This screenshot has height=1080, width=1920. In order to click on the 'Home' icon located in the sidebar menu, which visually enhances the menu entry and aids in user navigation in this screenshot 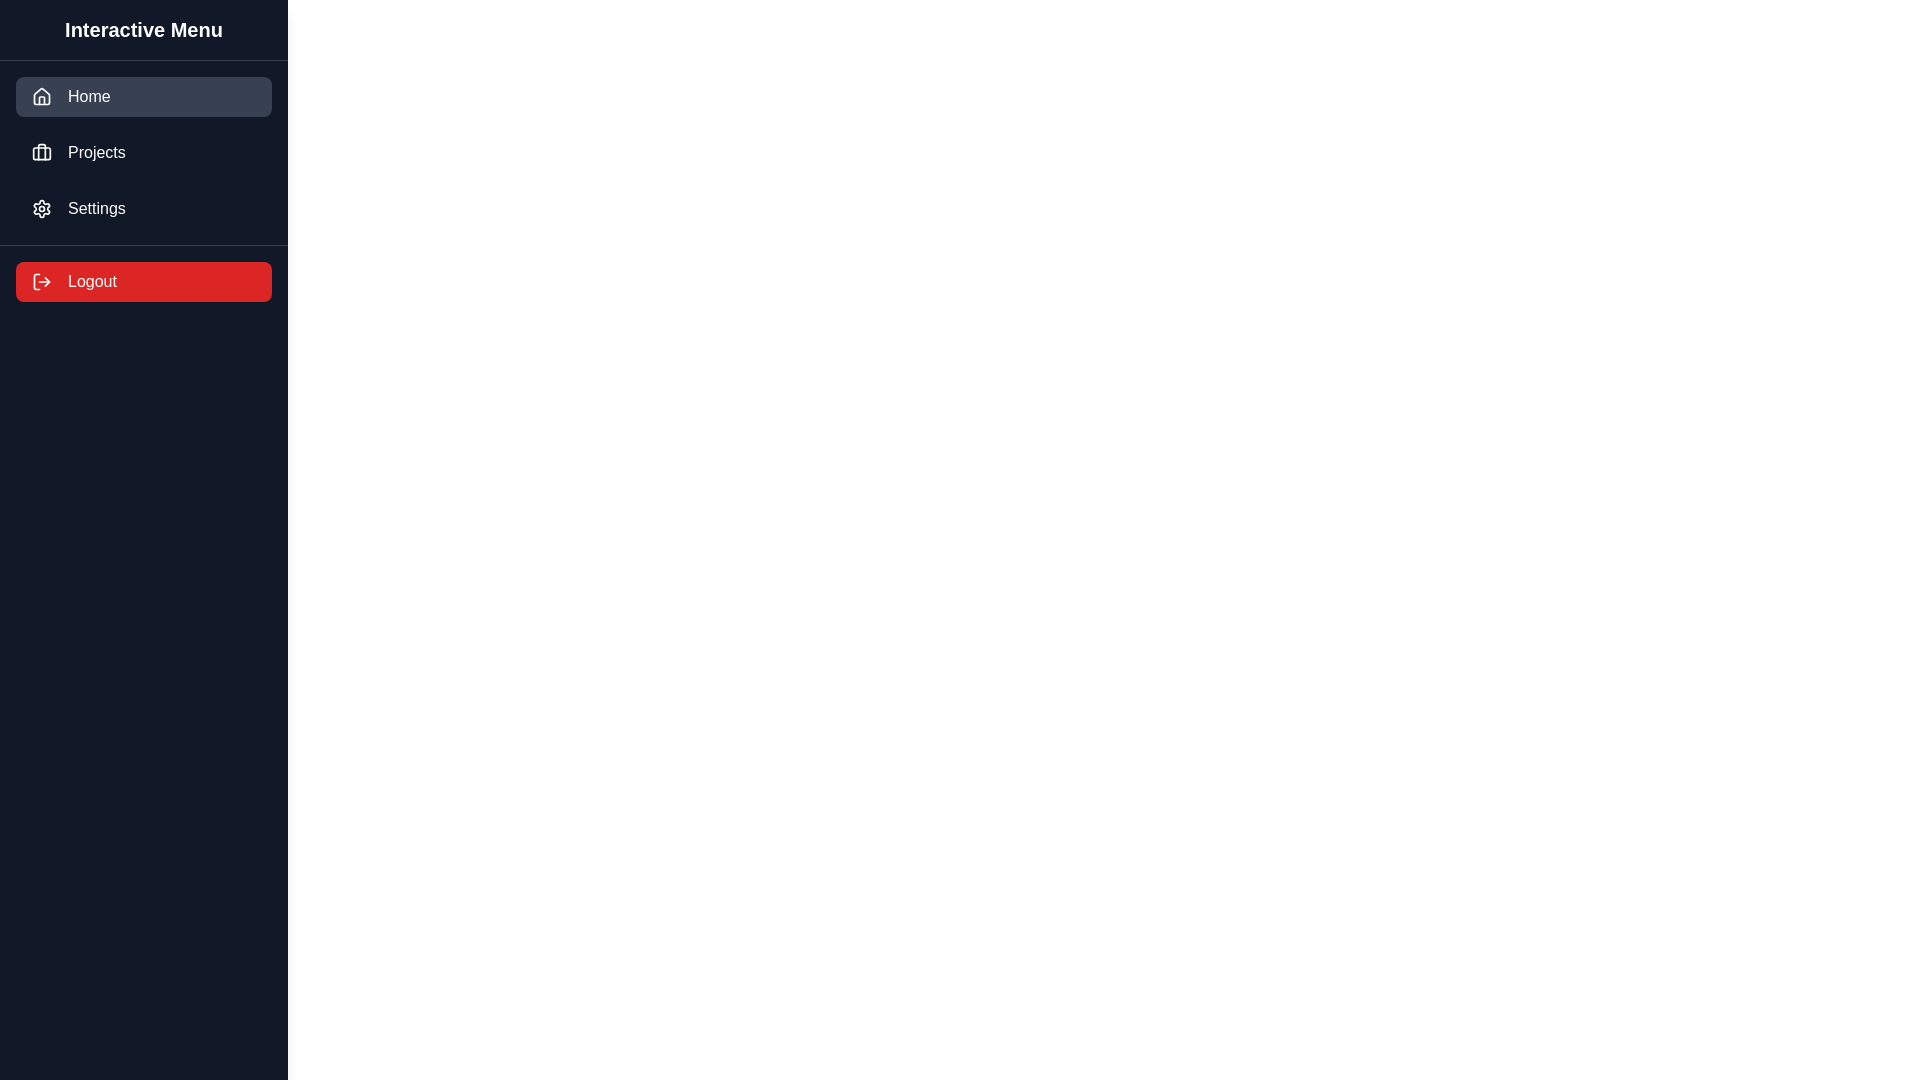, I will do `click(42, 96)`.